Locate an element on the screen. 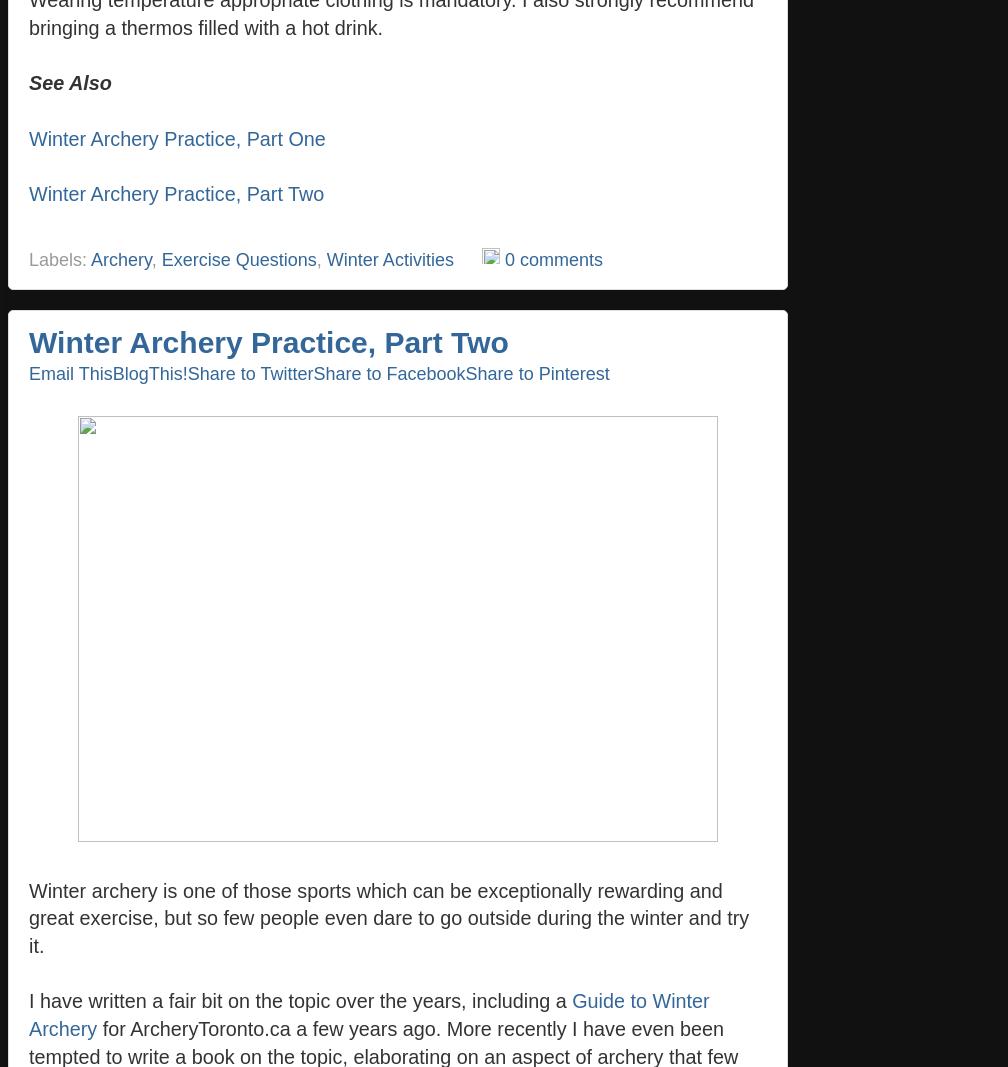  'Share to Pinterest' is located at coordinates (536, 372).